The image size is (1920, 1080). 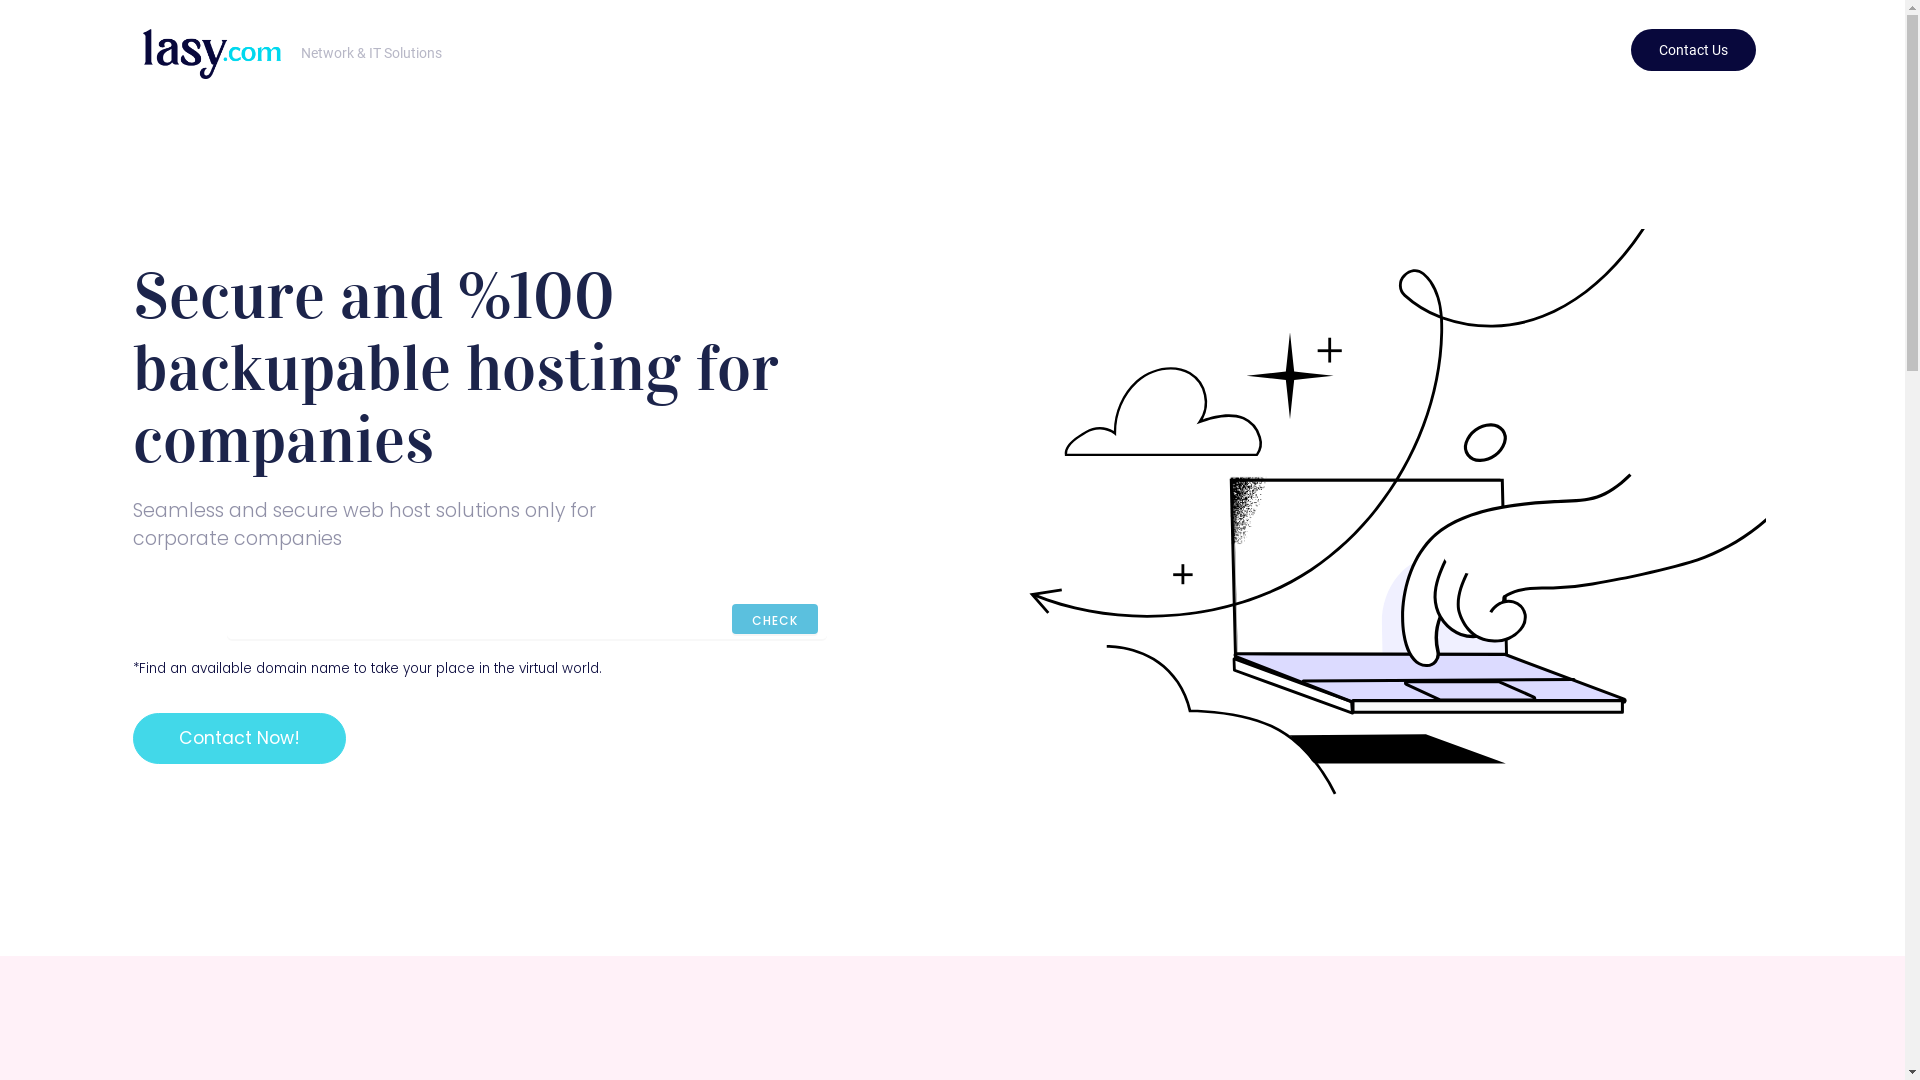 What do you see at coordinates (730, 617) in the screenshot?
I see `'CHECK'` at bounding box center [730, 617].